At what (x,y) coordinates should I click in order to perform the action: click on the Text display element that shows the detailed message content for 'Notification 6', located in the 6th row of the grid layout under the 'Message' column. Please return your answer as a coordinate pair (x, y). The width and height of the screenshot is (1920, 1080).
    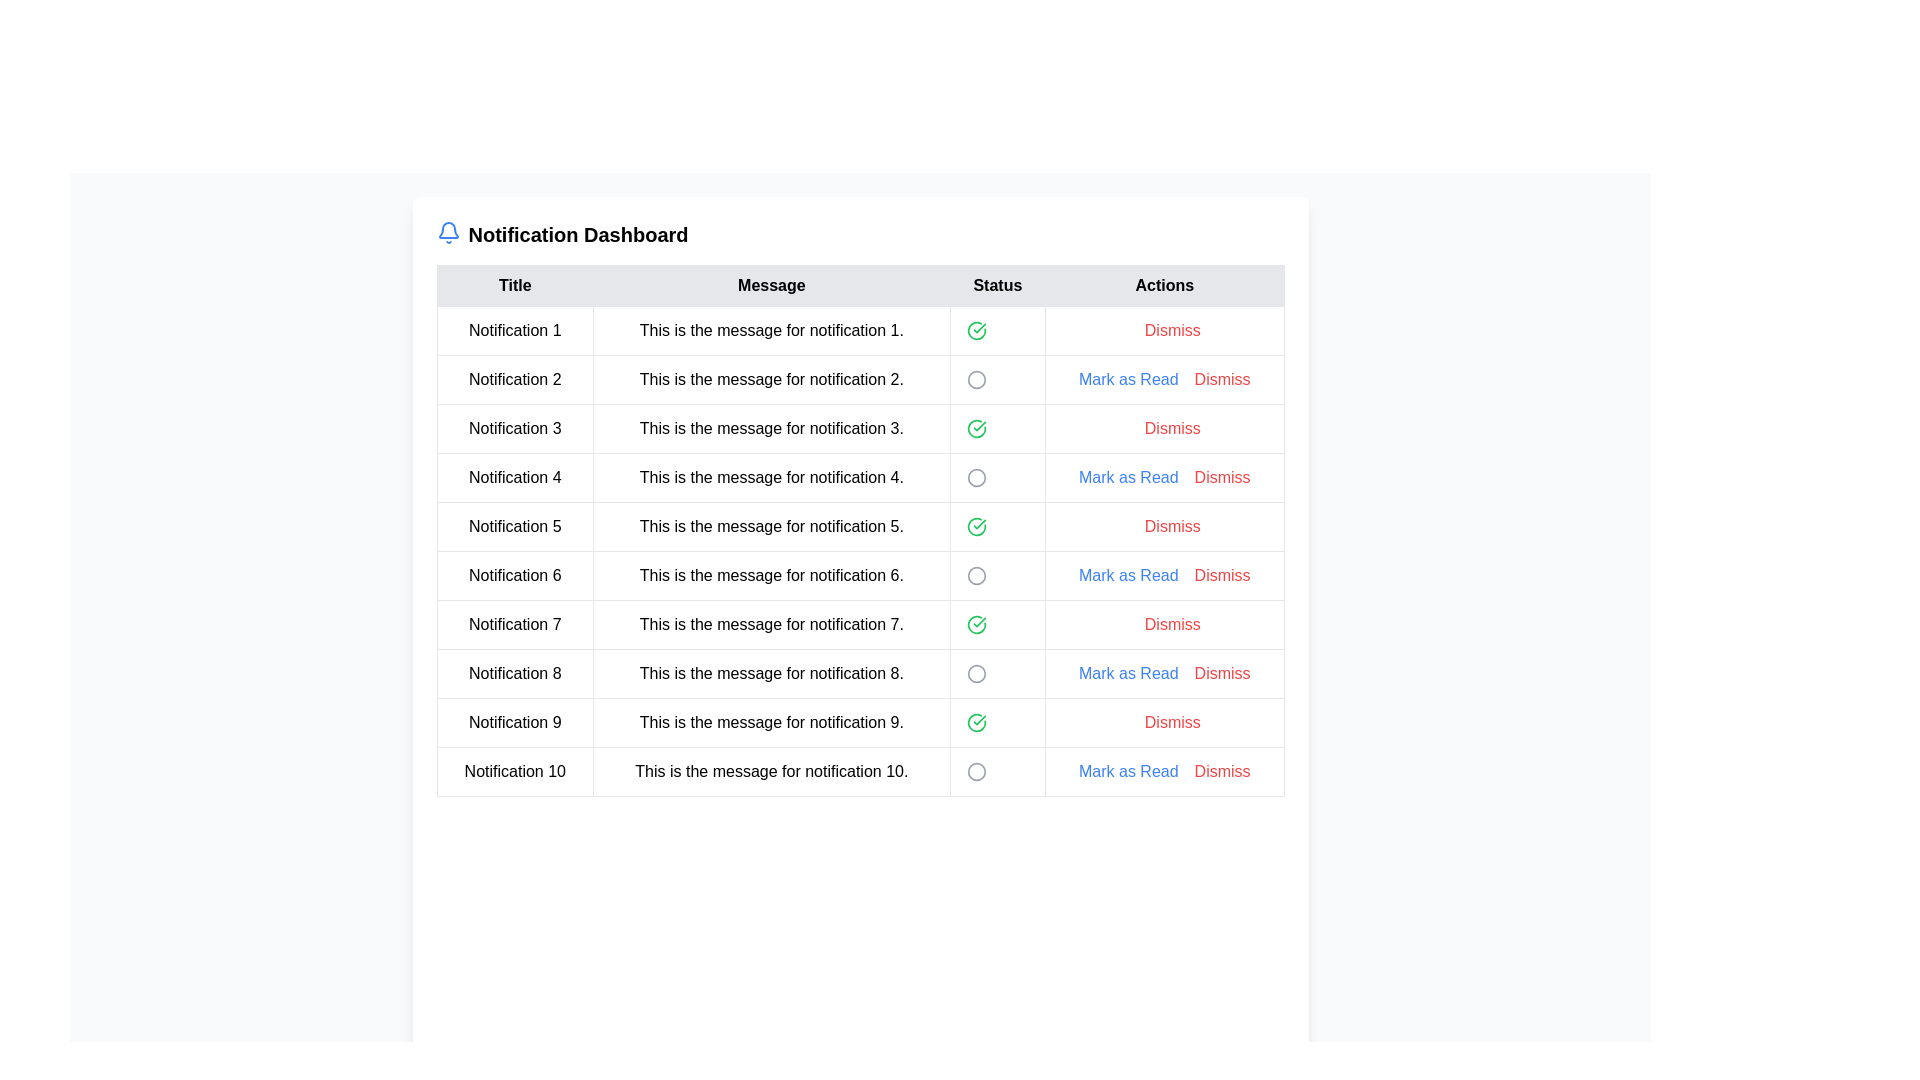
    Looking at the image, I should click on (770, 575).